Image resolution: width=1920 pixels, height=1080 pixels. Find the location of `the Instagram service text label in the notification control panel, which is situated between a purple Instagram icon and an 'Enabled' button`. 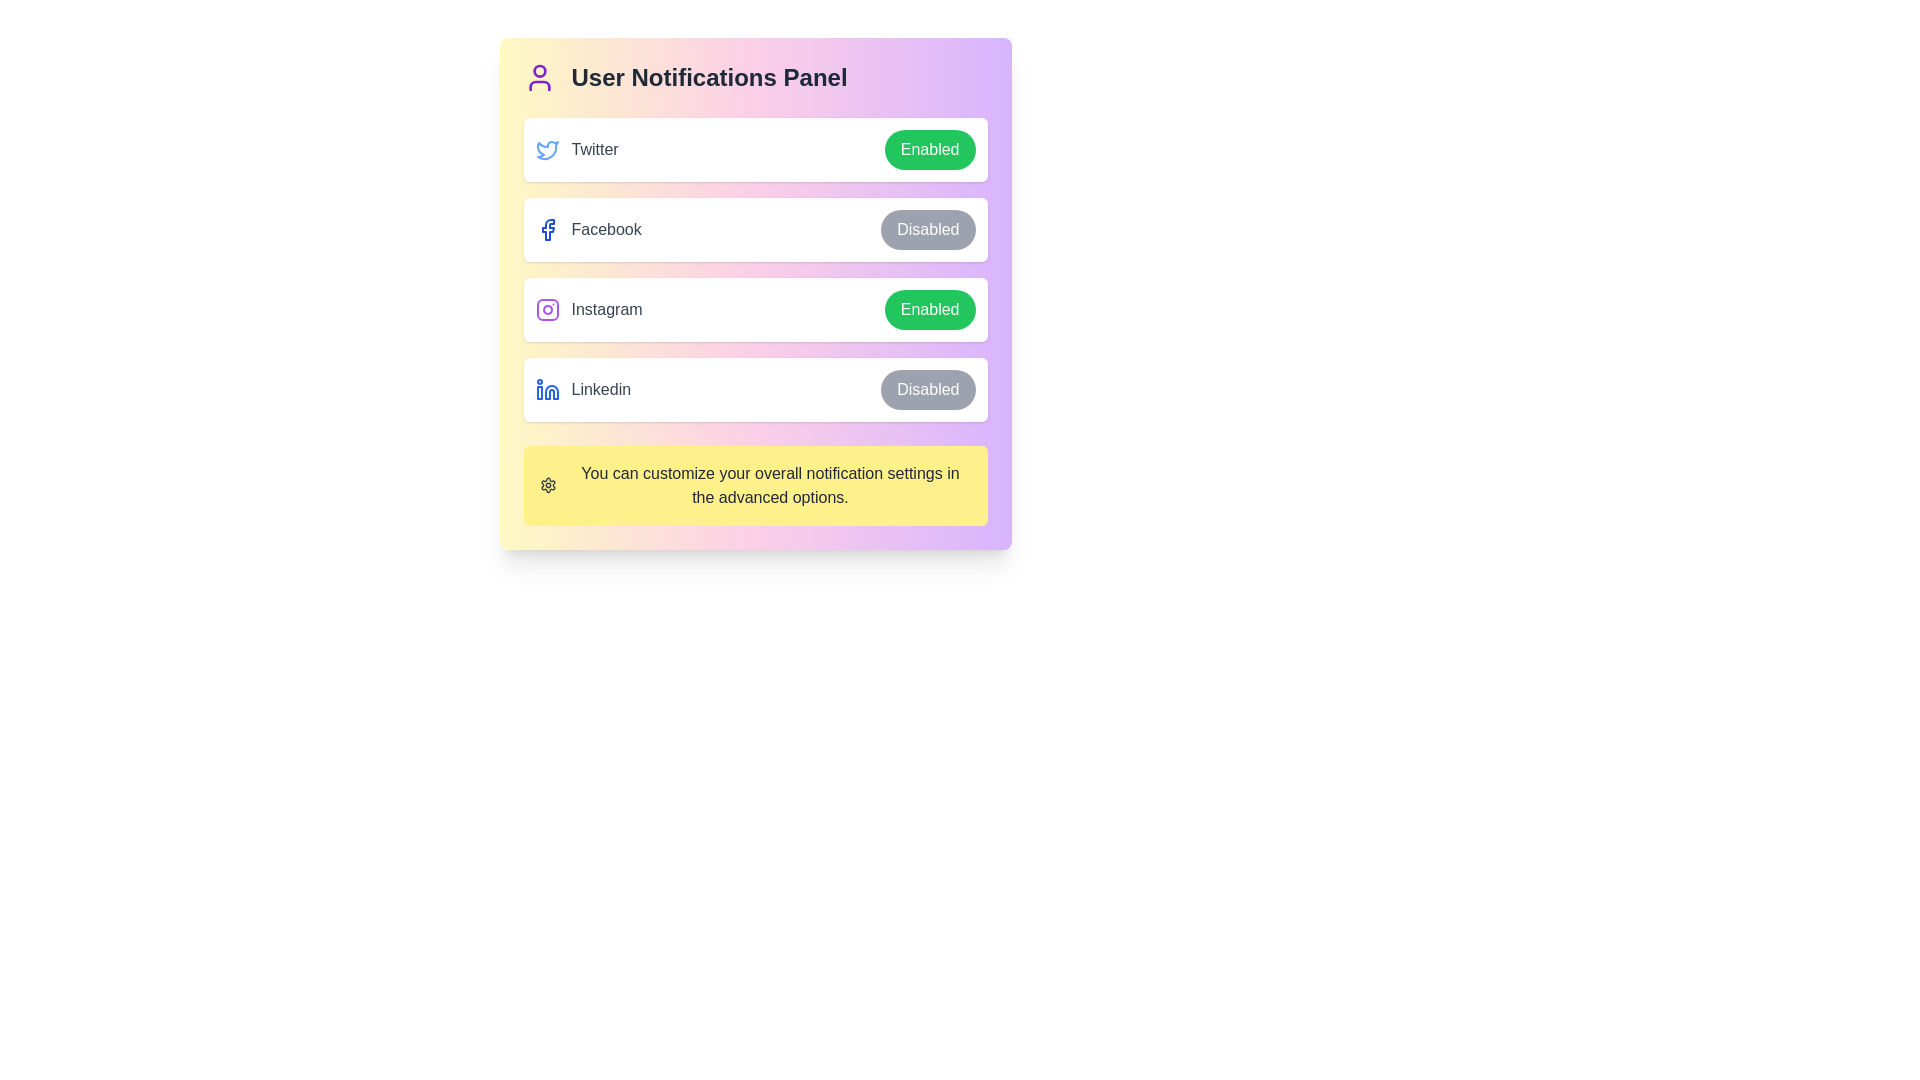

the Instagram service text label in the notification control panel, which is situated between a purple Instagram icon and an 'Enabled' button is located at coordinates (606, 309).